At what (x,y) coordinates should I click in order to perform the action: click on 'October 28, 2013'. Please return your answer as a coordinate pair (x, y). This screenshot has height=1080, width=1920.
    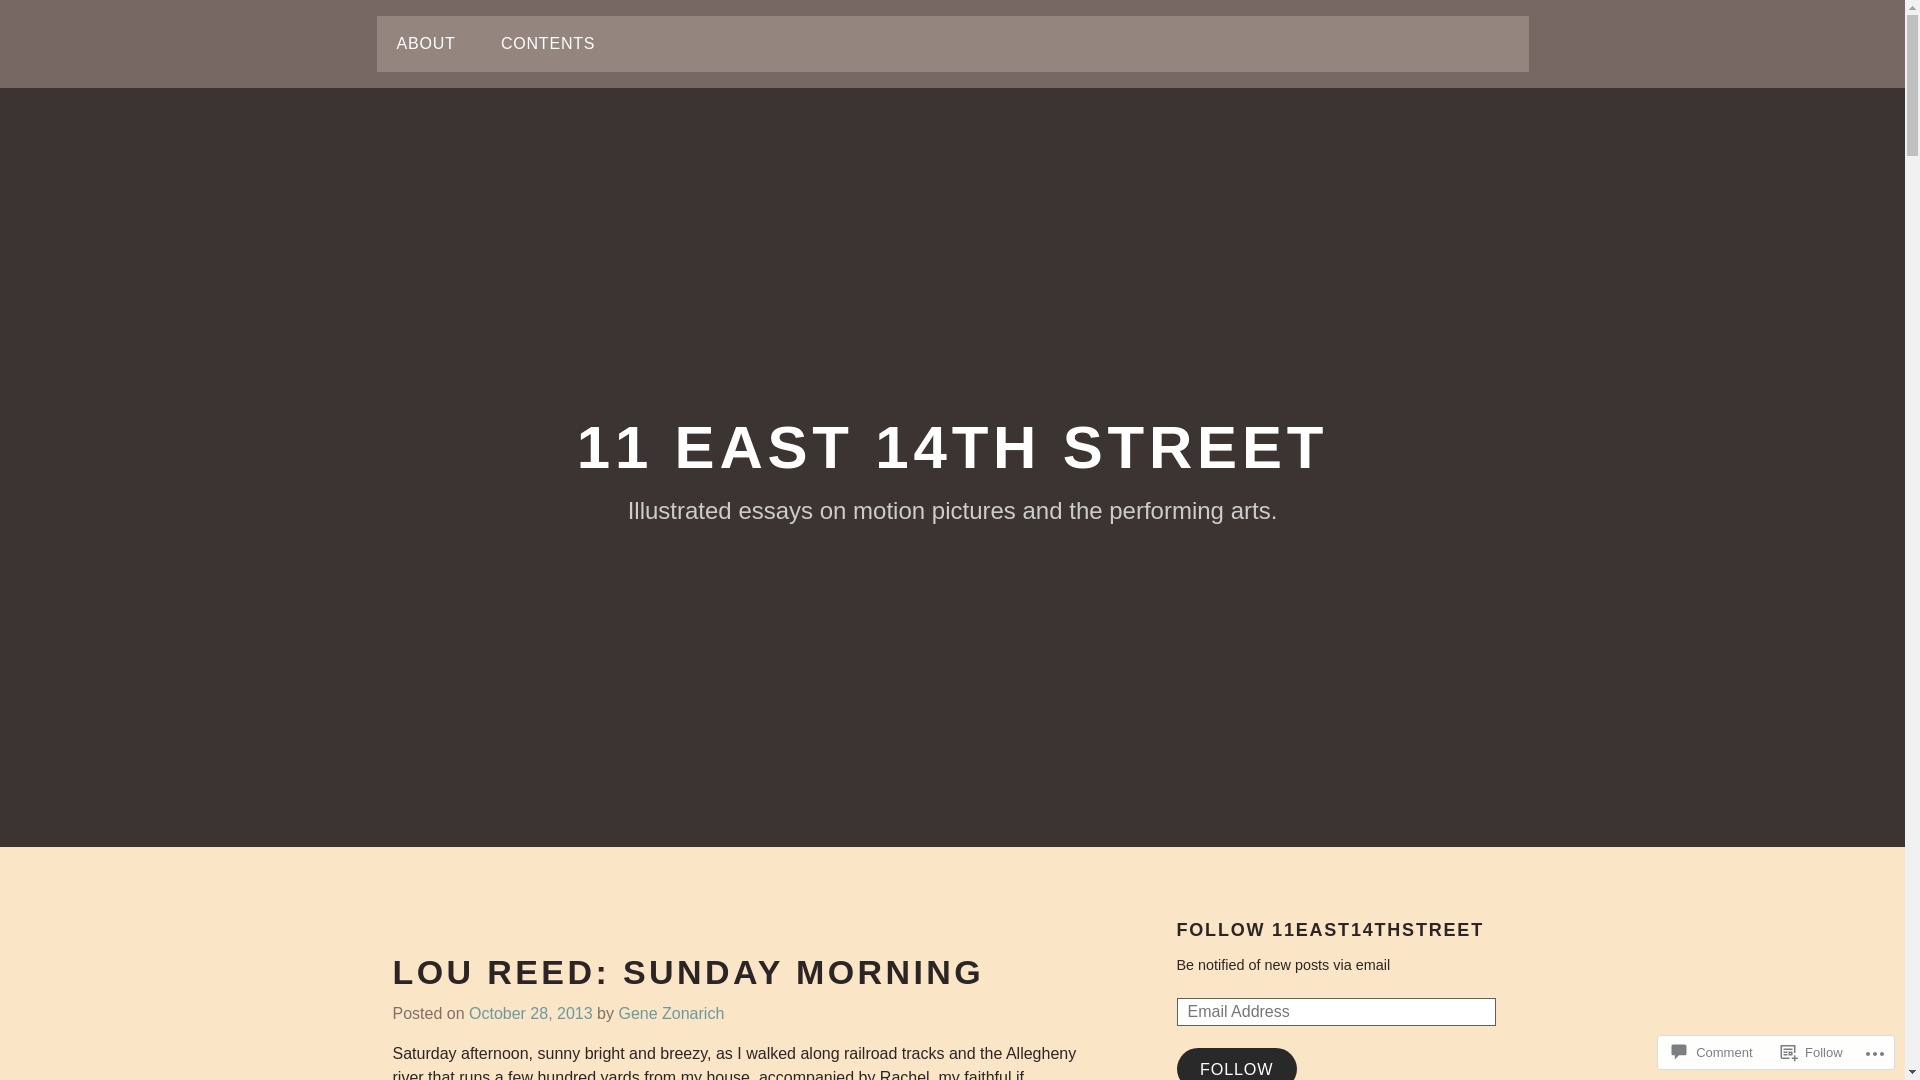
    Looking at the image, I should click on (468, 1014).